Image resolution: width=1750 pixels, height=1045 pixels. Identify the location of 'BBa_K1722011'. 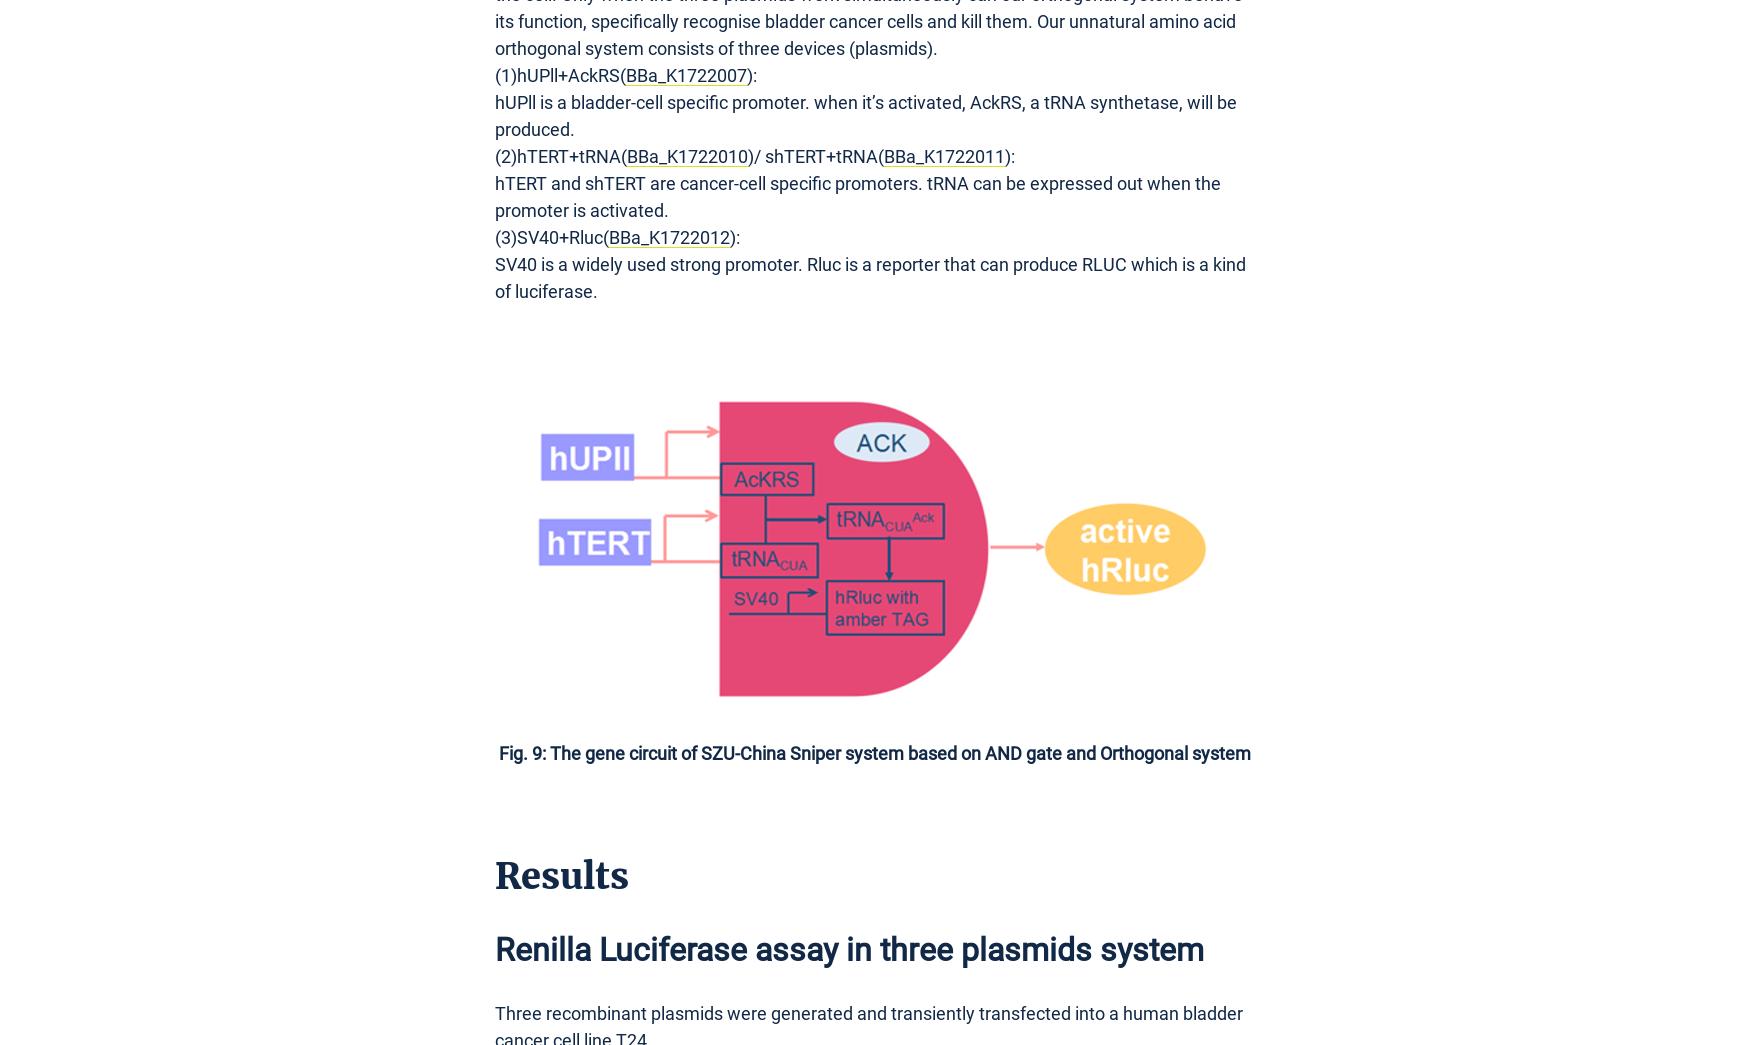
(944, 154).